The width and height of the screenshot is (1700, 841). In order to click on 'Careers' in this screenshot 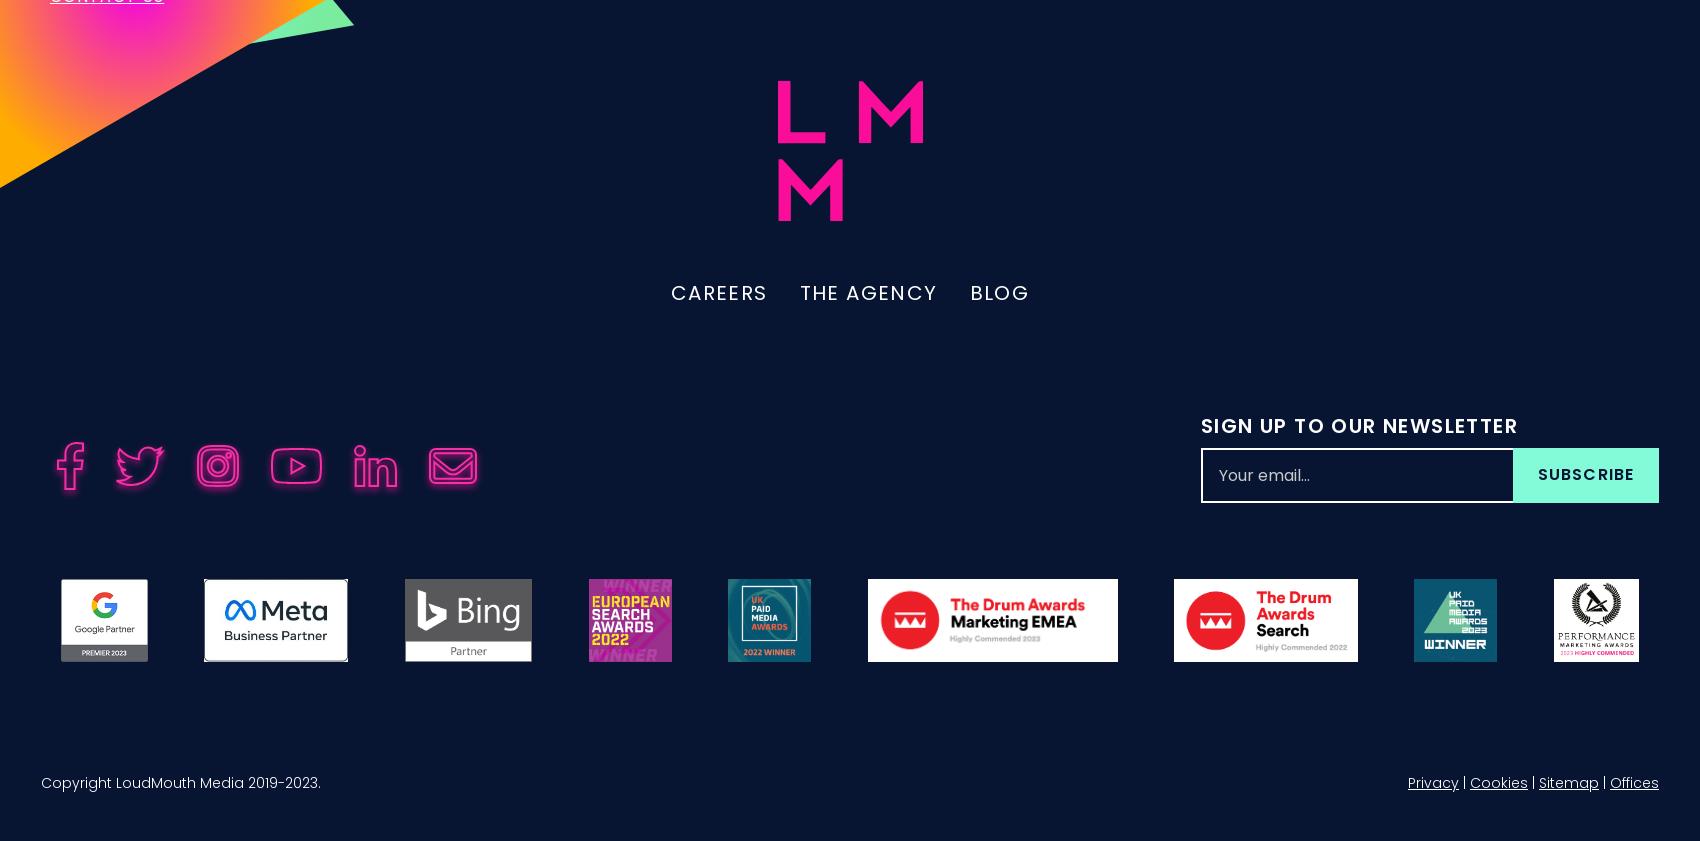, I will do `click(718, 314)`.